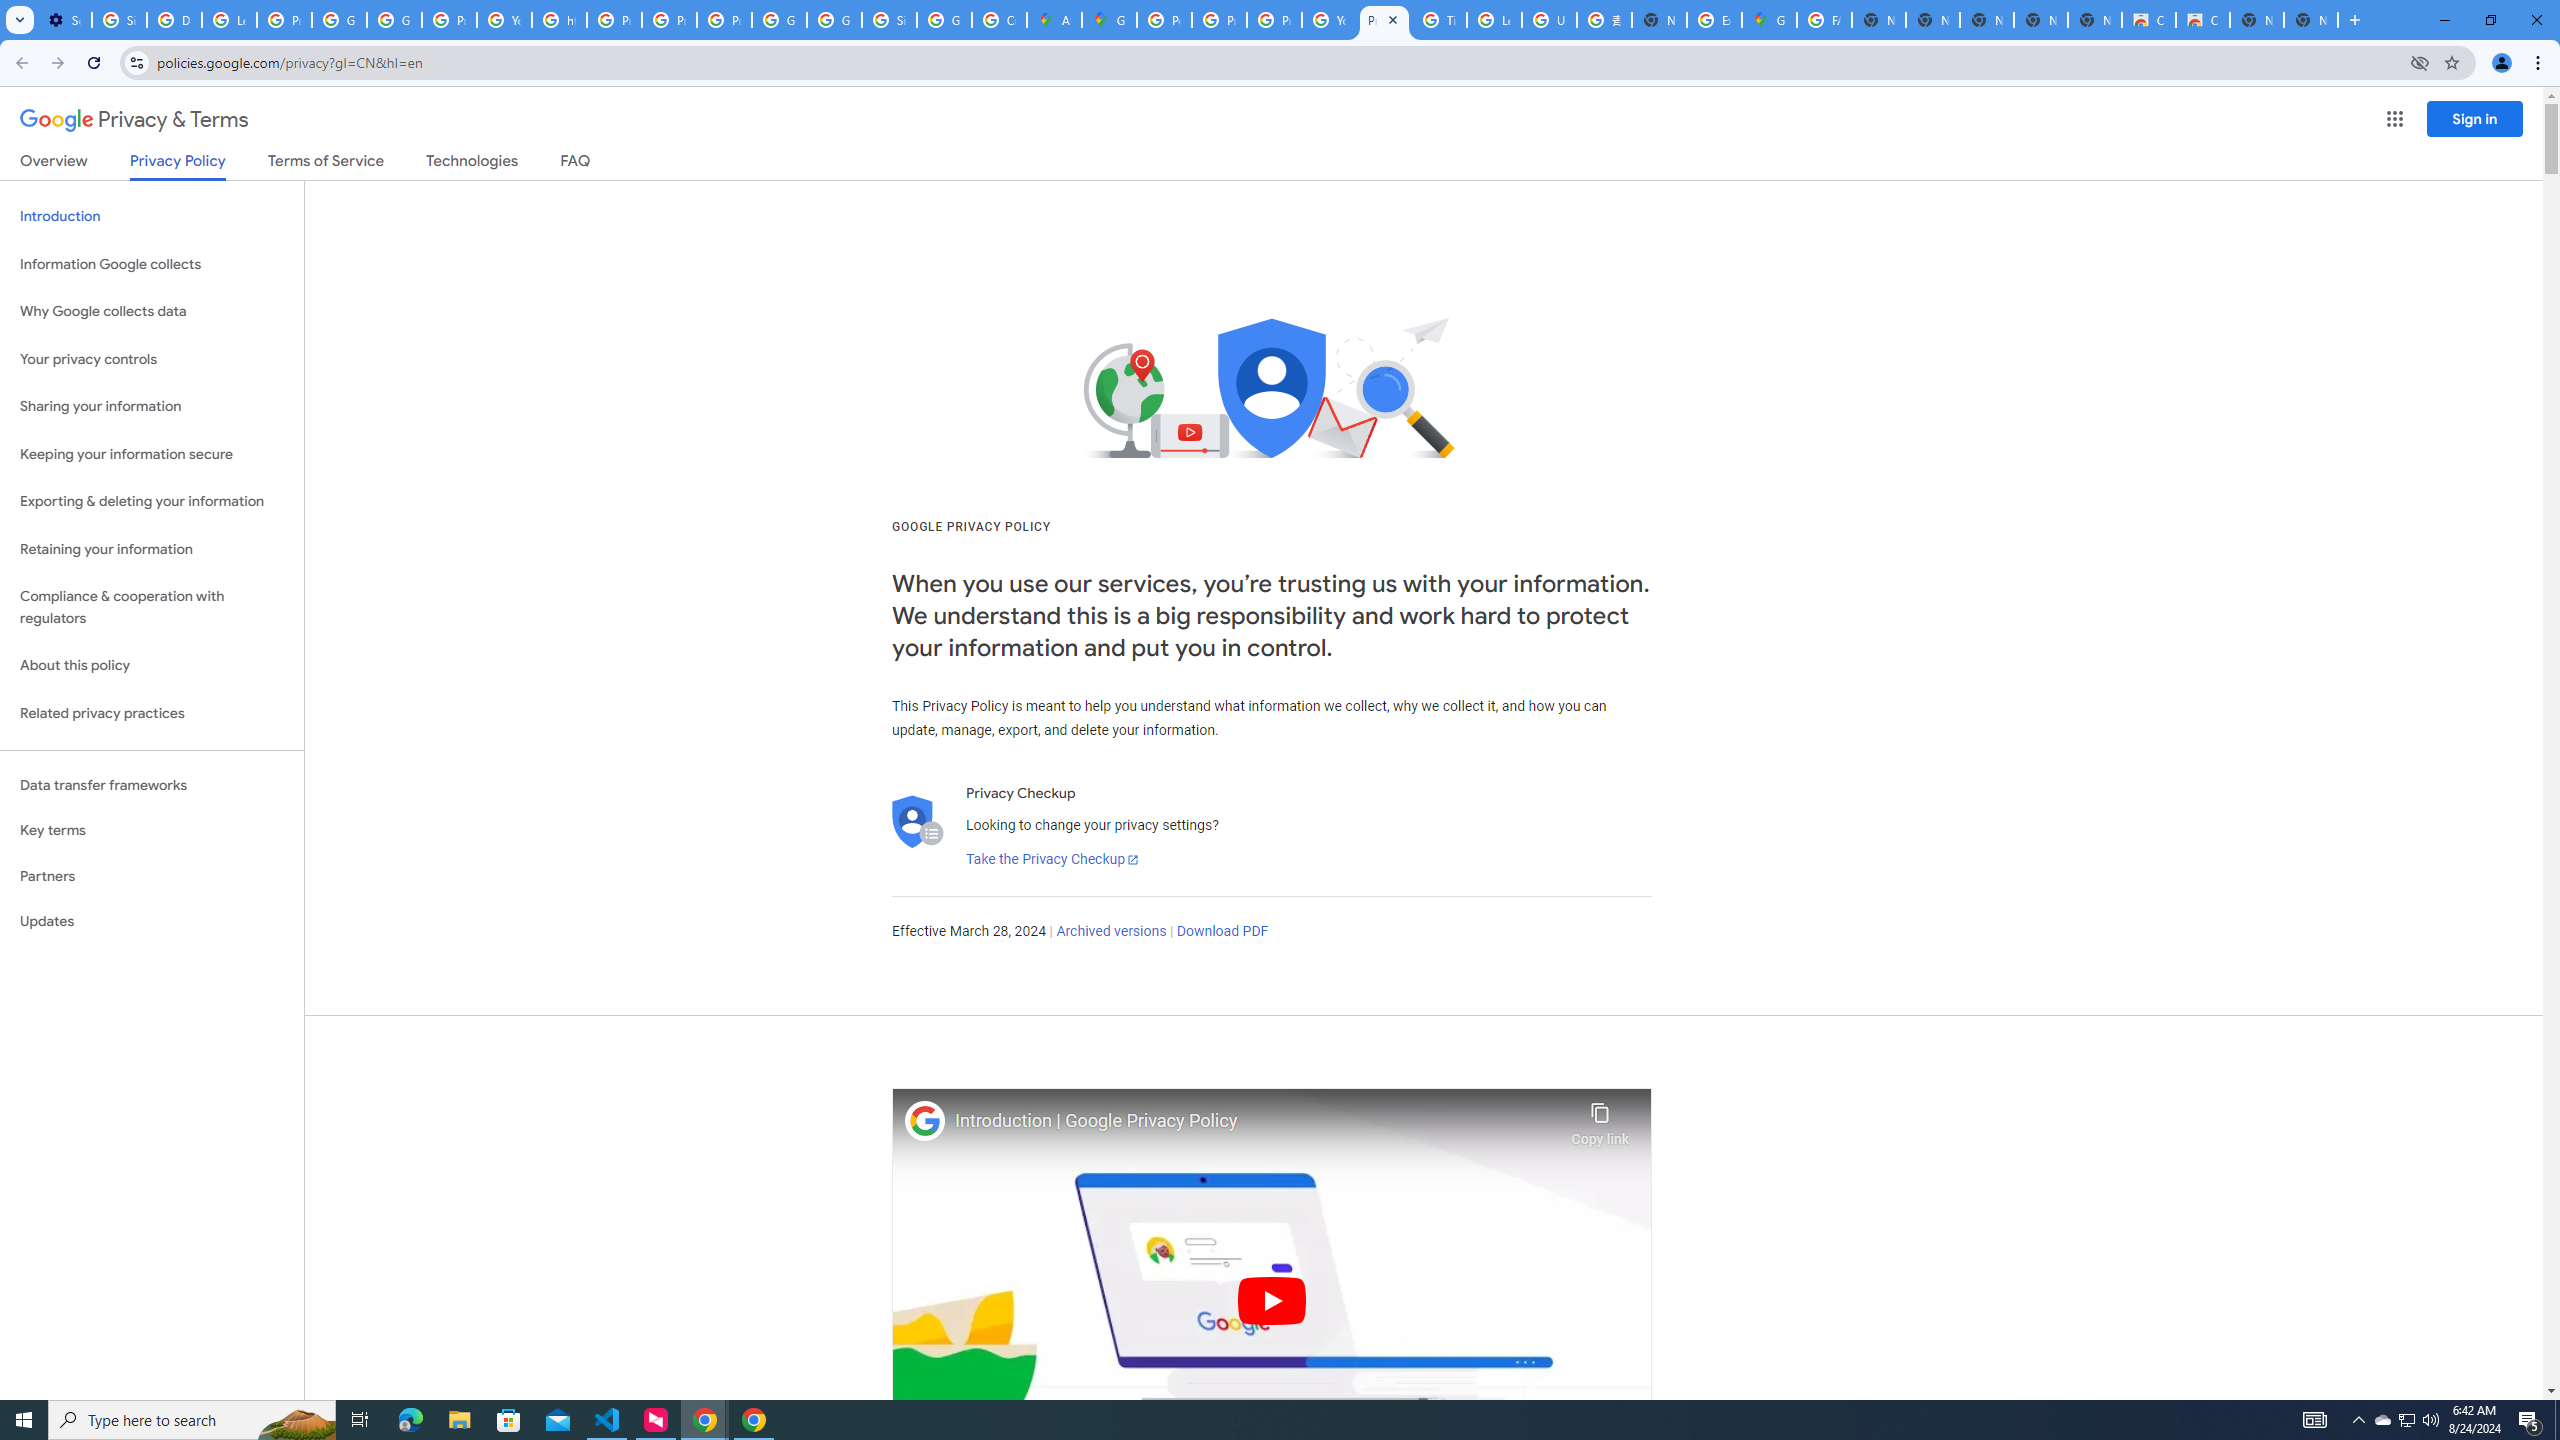 Image resolution: width=2560 pixels, height=1440 pixels. I want to click on 'Tips & tricks for Chrome - Google Chrome Help', so click(1439, 19).